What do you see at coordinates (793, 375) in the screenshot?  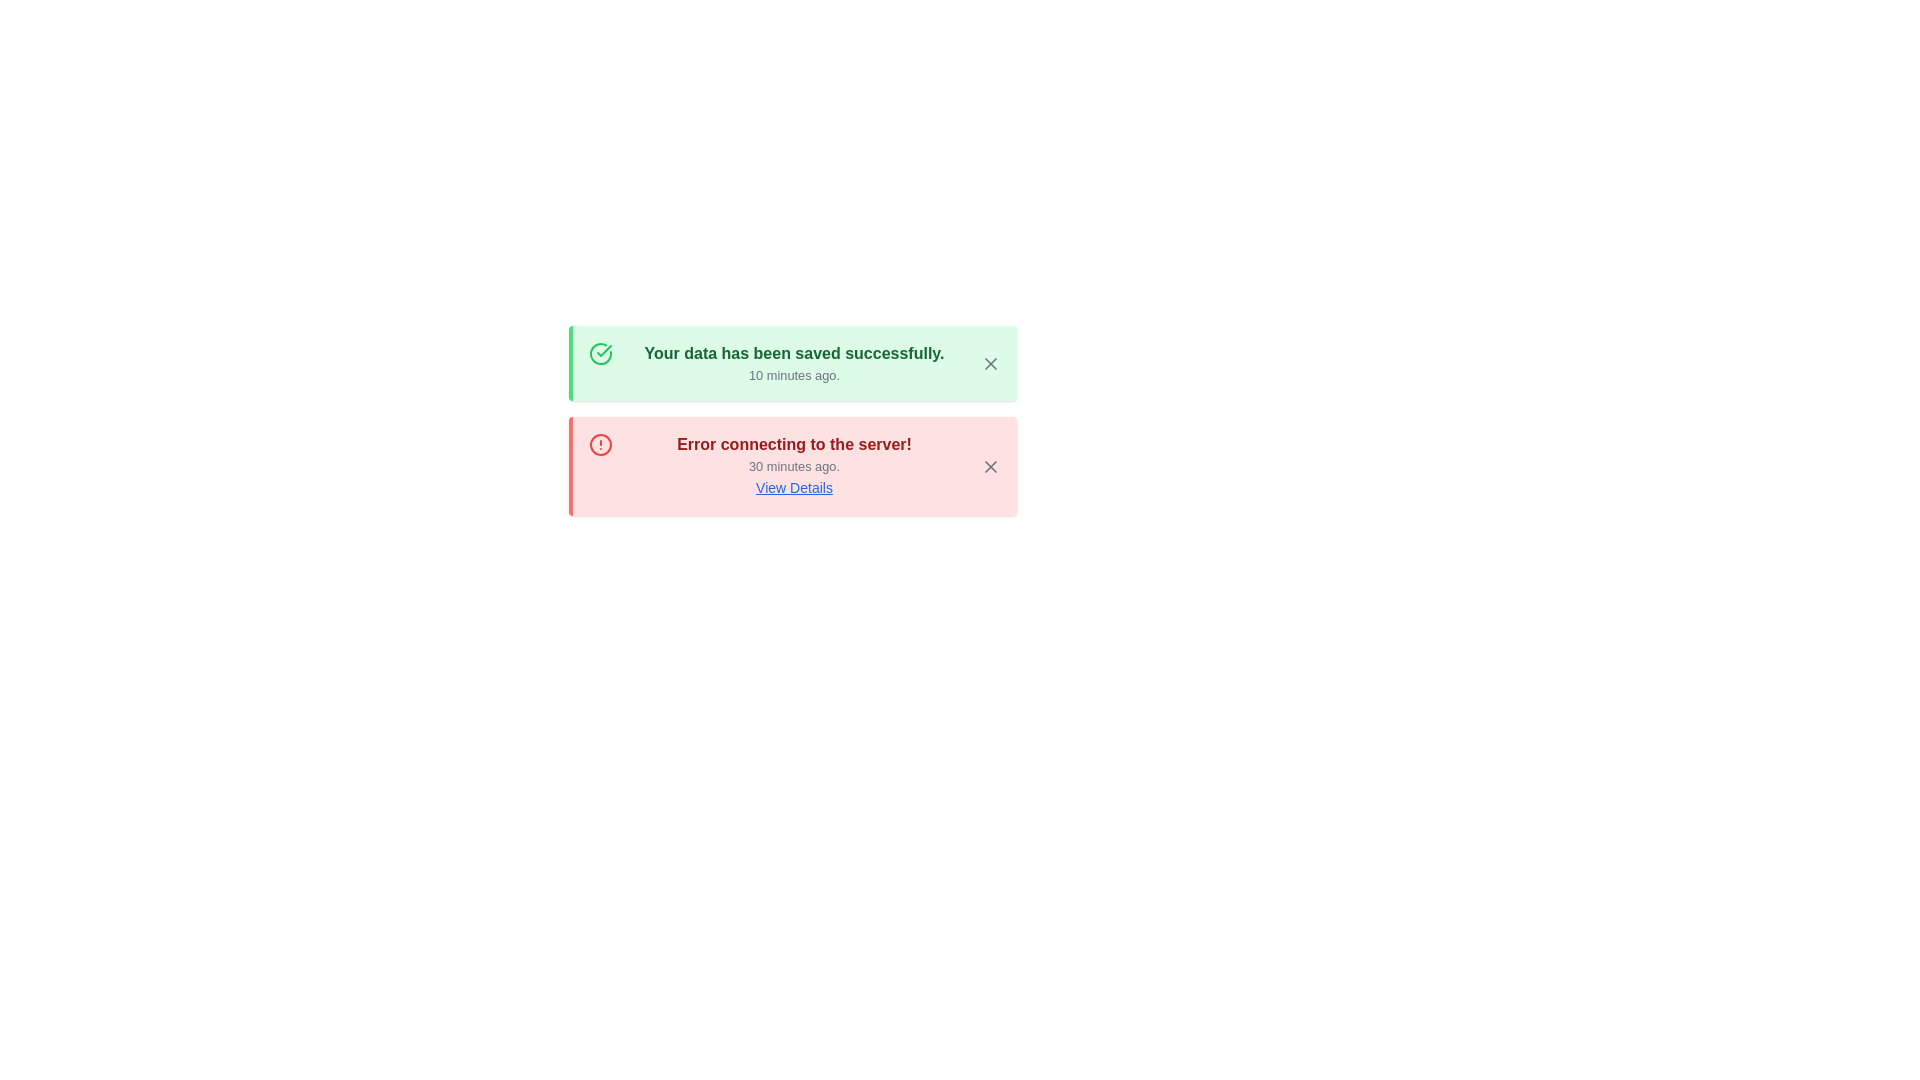 I see `the second line of text within the green notification card that indicates the time elapsed since the action, positioned directly below 'Your data has been saved successfully.'` at bounding box center [793, 375].